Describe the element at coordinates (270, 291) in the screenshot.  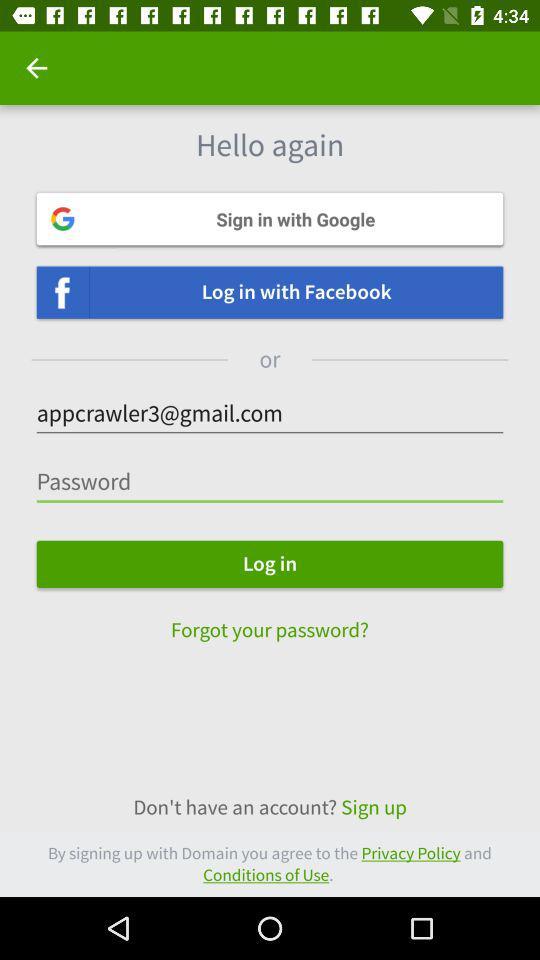
I see `log in with facebook option` at that location.